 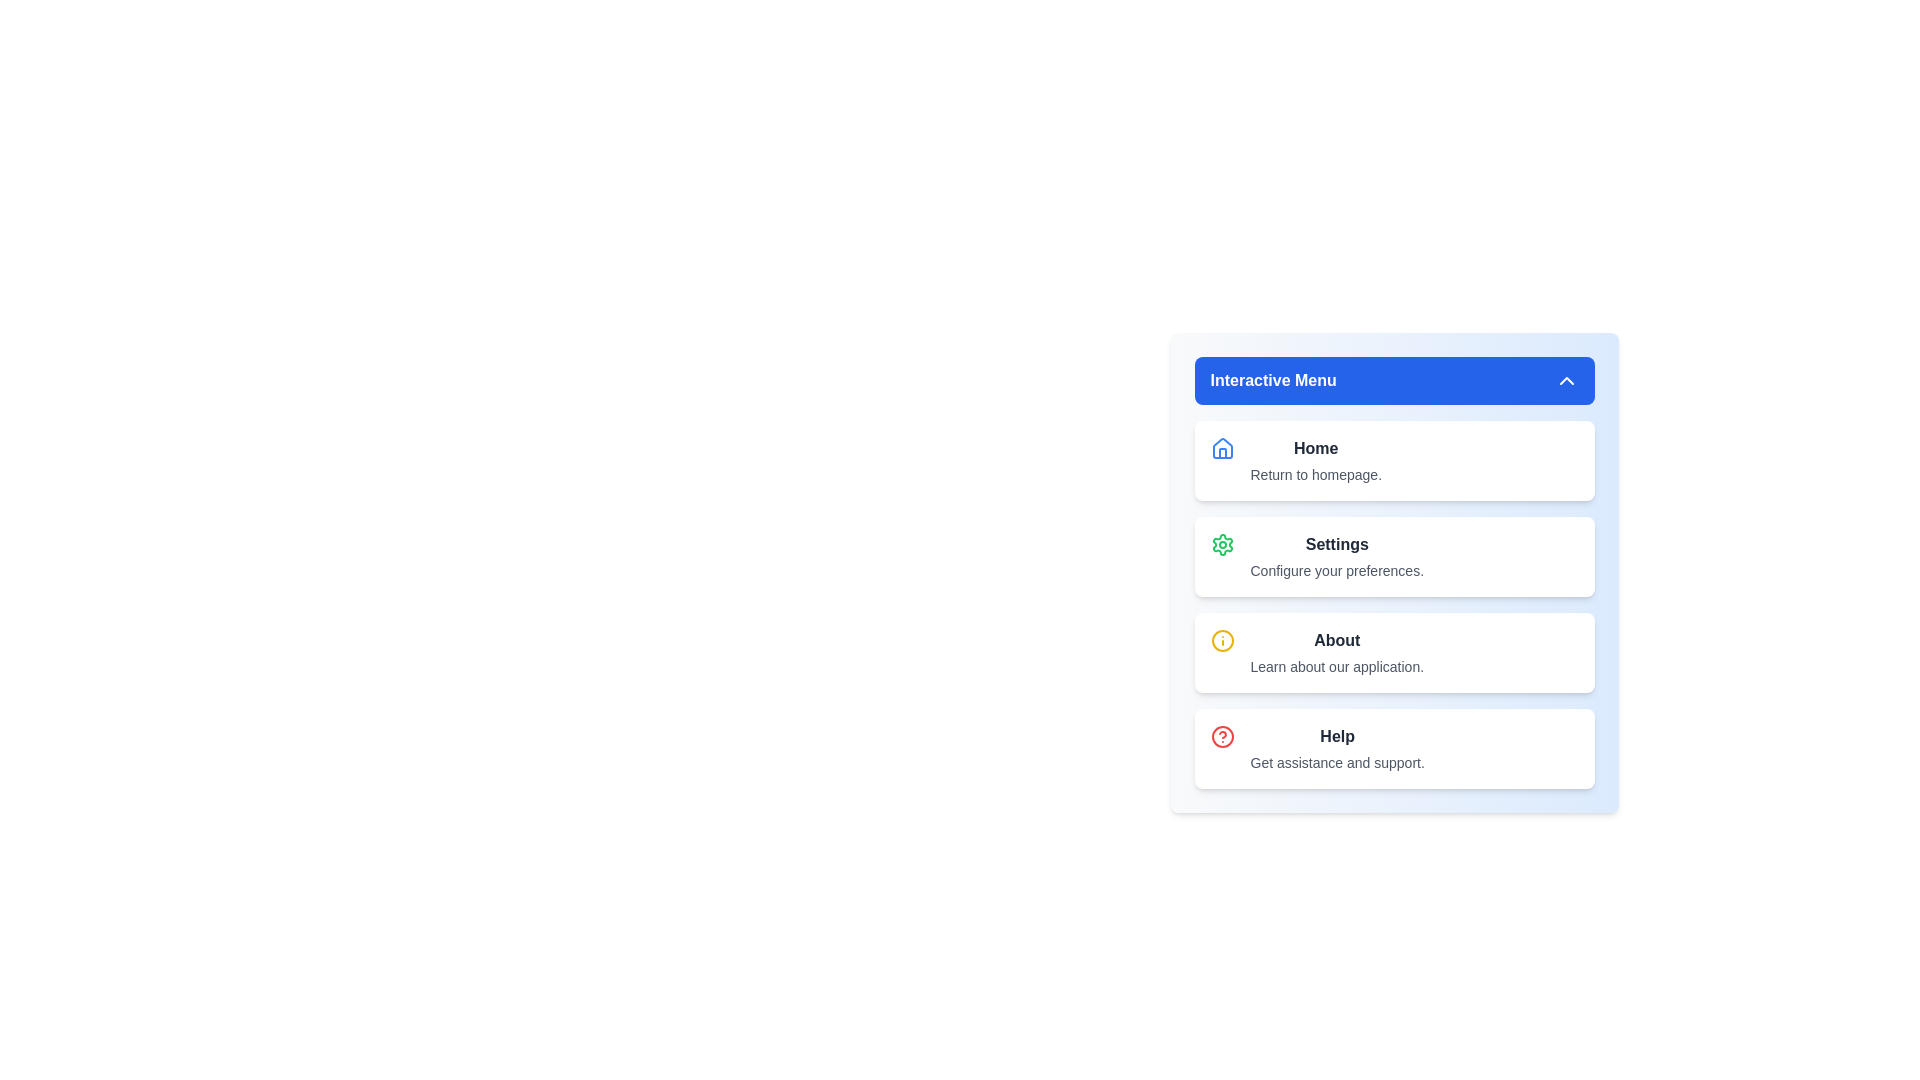 I want to click on the decorative icon (circle with outline) located at the center of the 'About' button in the interactive menu, which is the third button from the top, so click(x=1221, y=640).